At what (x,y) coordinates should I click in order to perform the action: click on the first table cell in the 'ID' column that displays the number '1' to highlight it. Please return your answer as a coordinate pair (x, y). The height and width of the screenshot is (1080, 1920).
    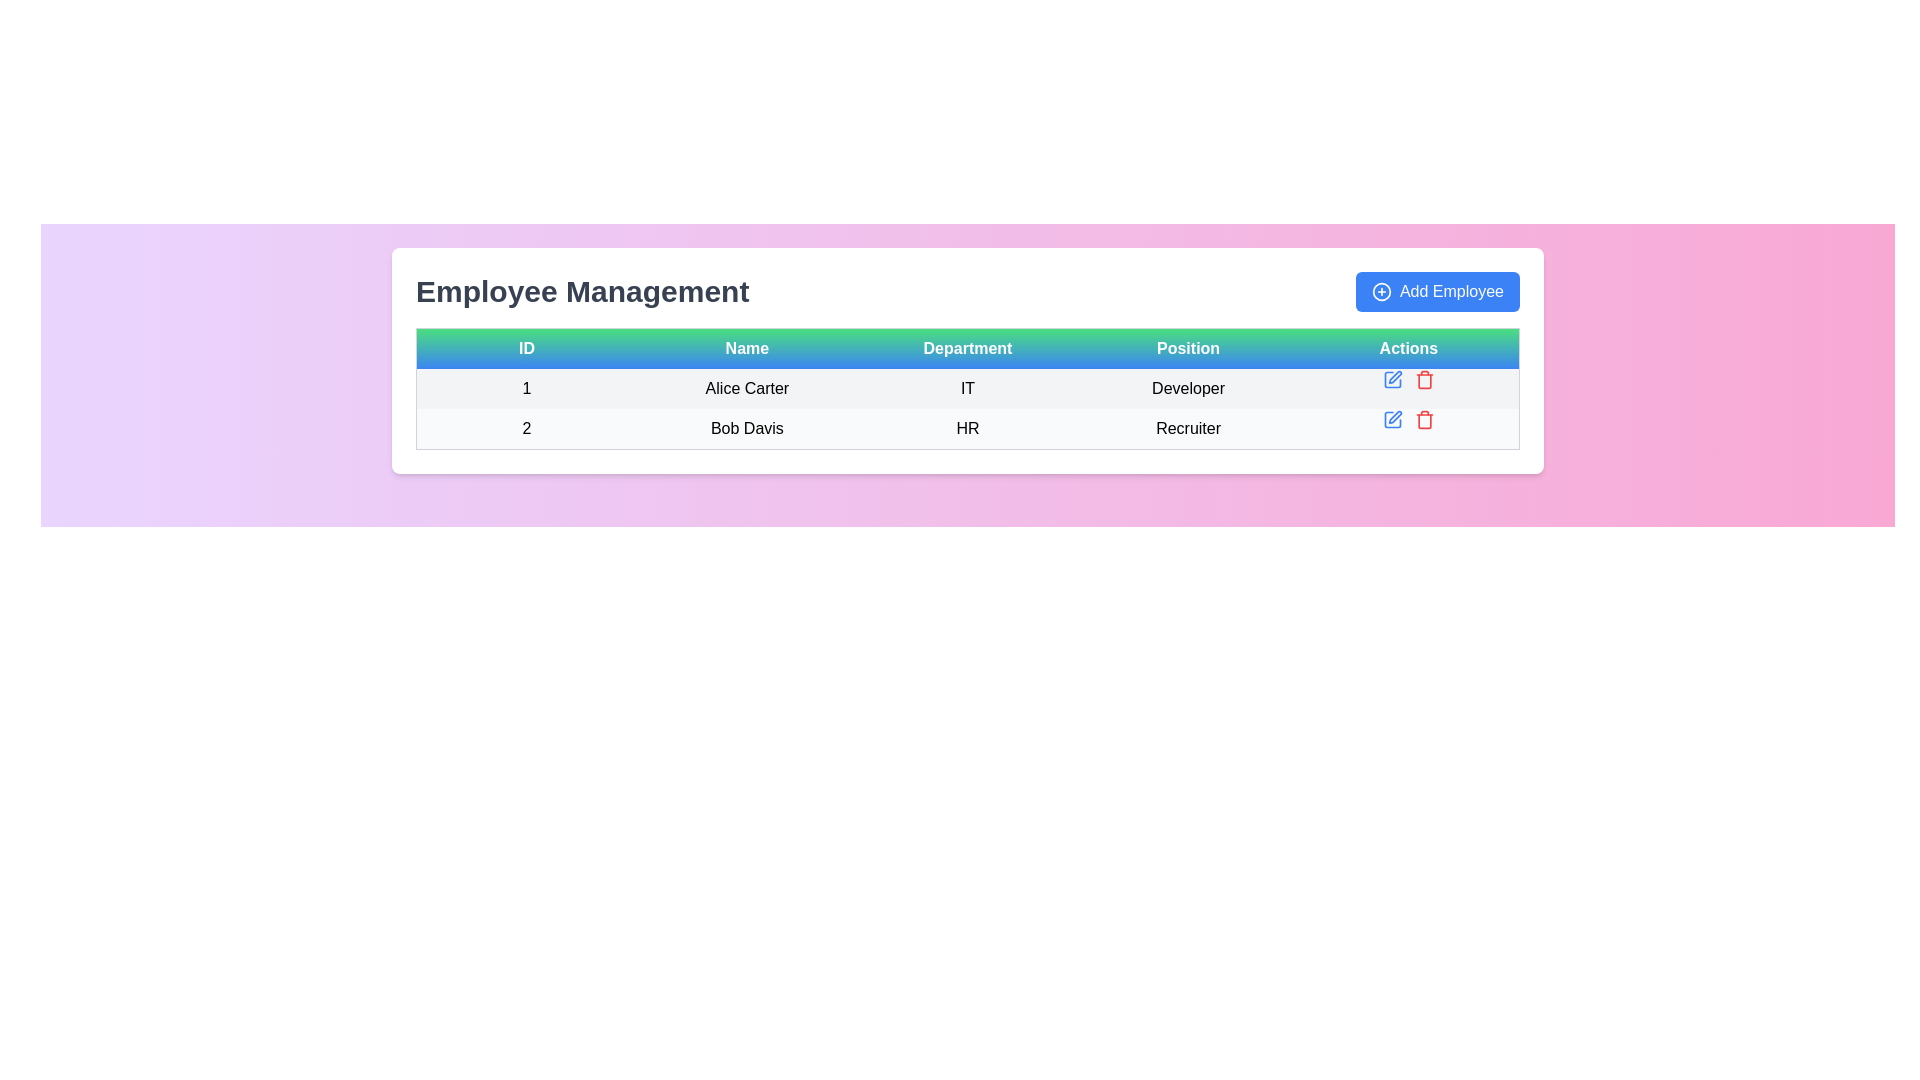
    Looking at the image, I should click on (526, 389).